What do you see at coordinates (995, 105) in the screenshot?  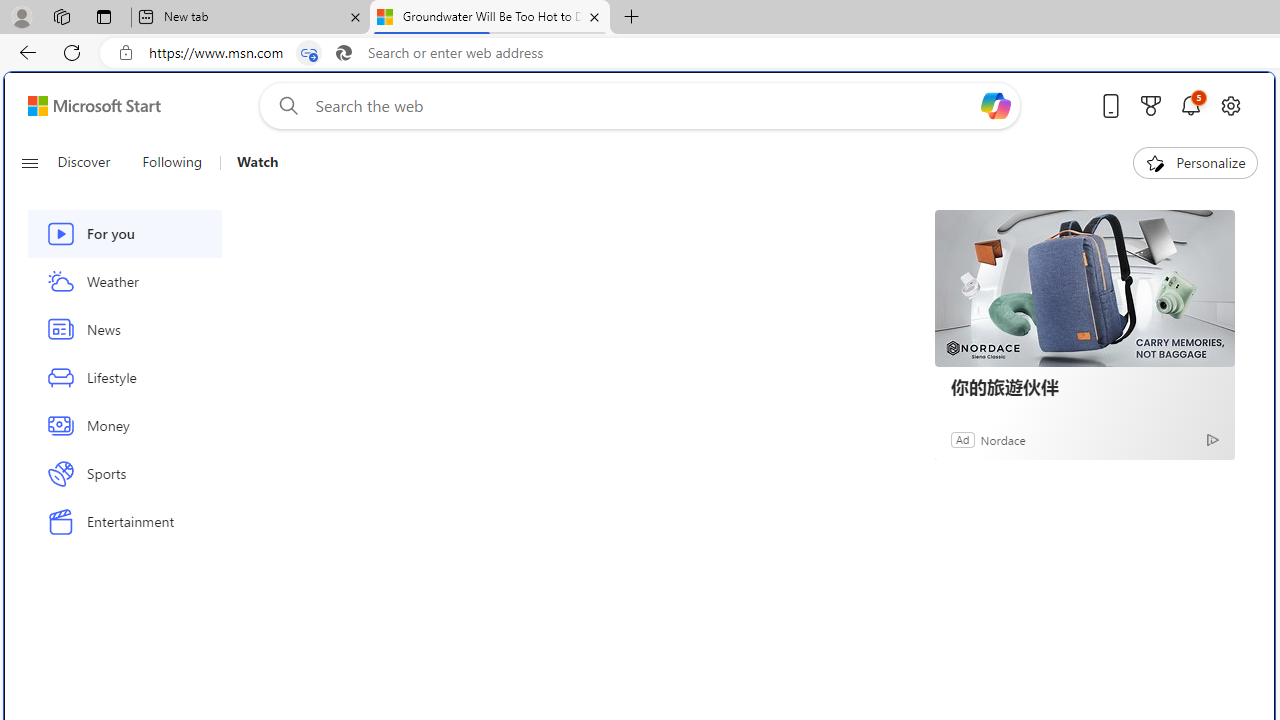 I see `'Open Copilot'` at bounding box center [995, 105].